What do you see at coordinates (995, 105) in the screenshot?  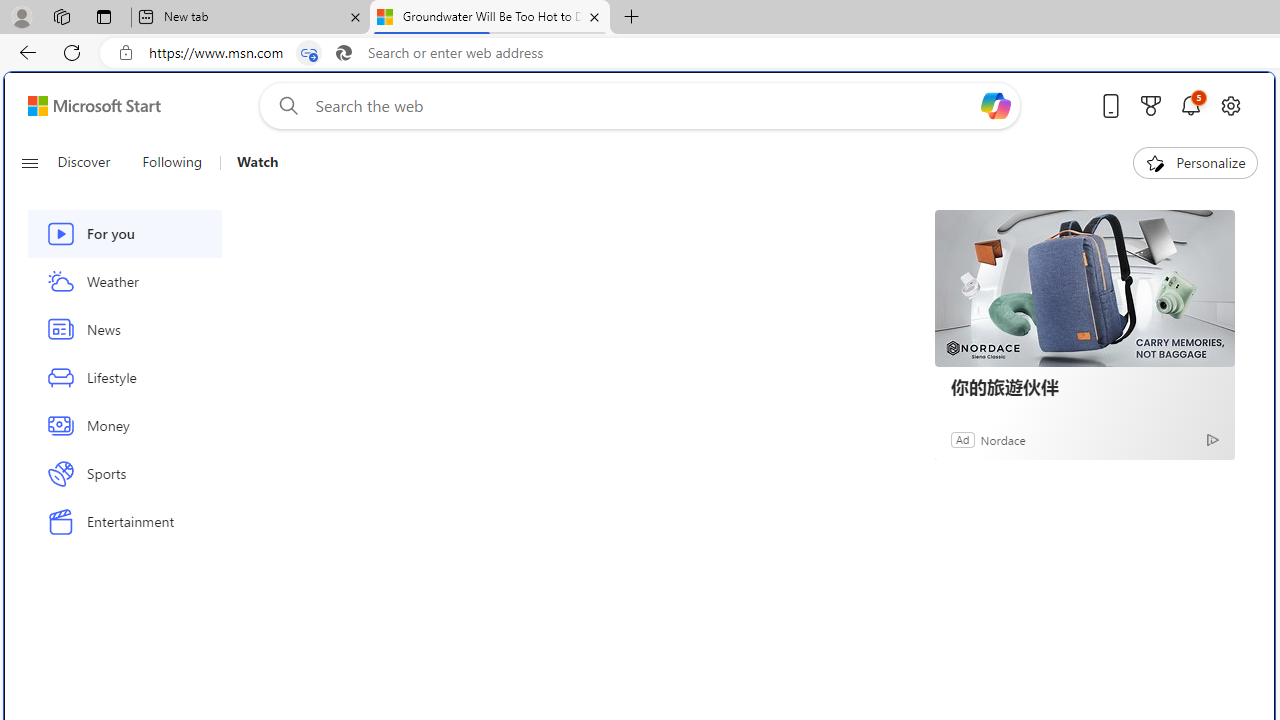 I see `'Open Copilot'` at bounding box center [995, 105].